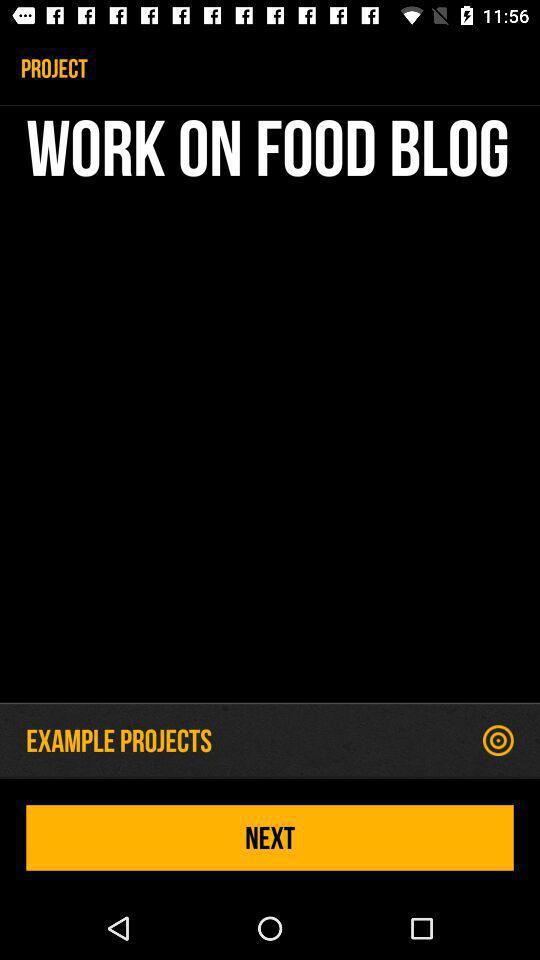  I want to click on next icon, so click(270, 837).